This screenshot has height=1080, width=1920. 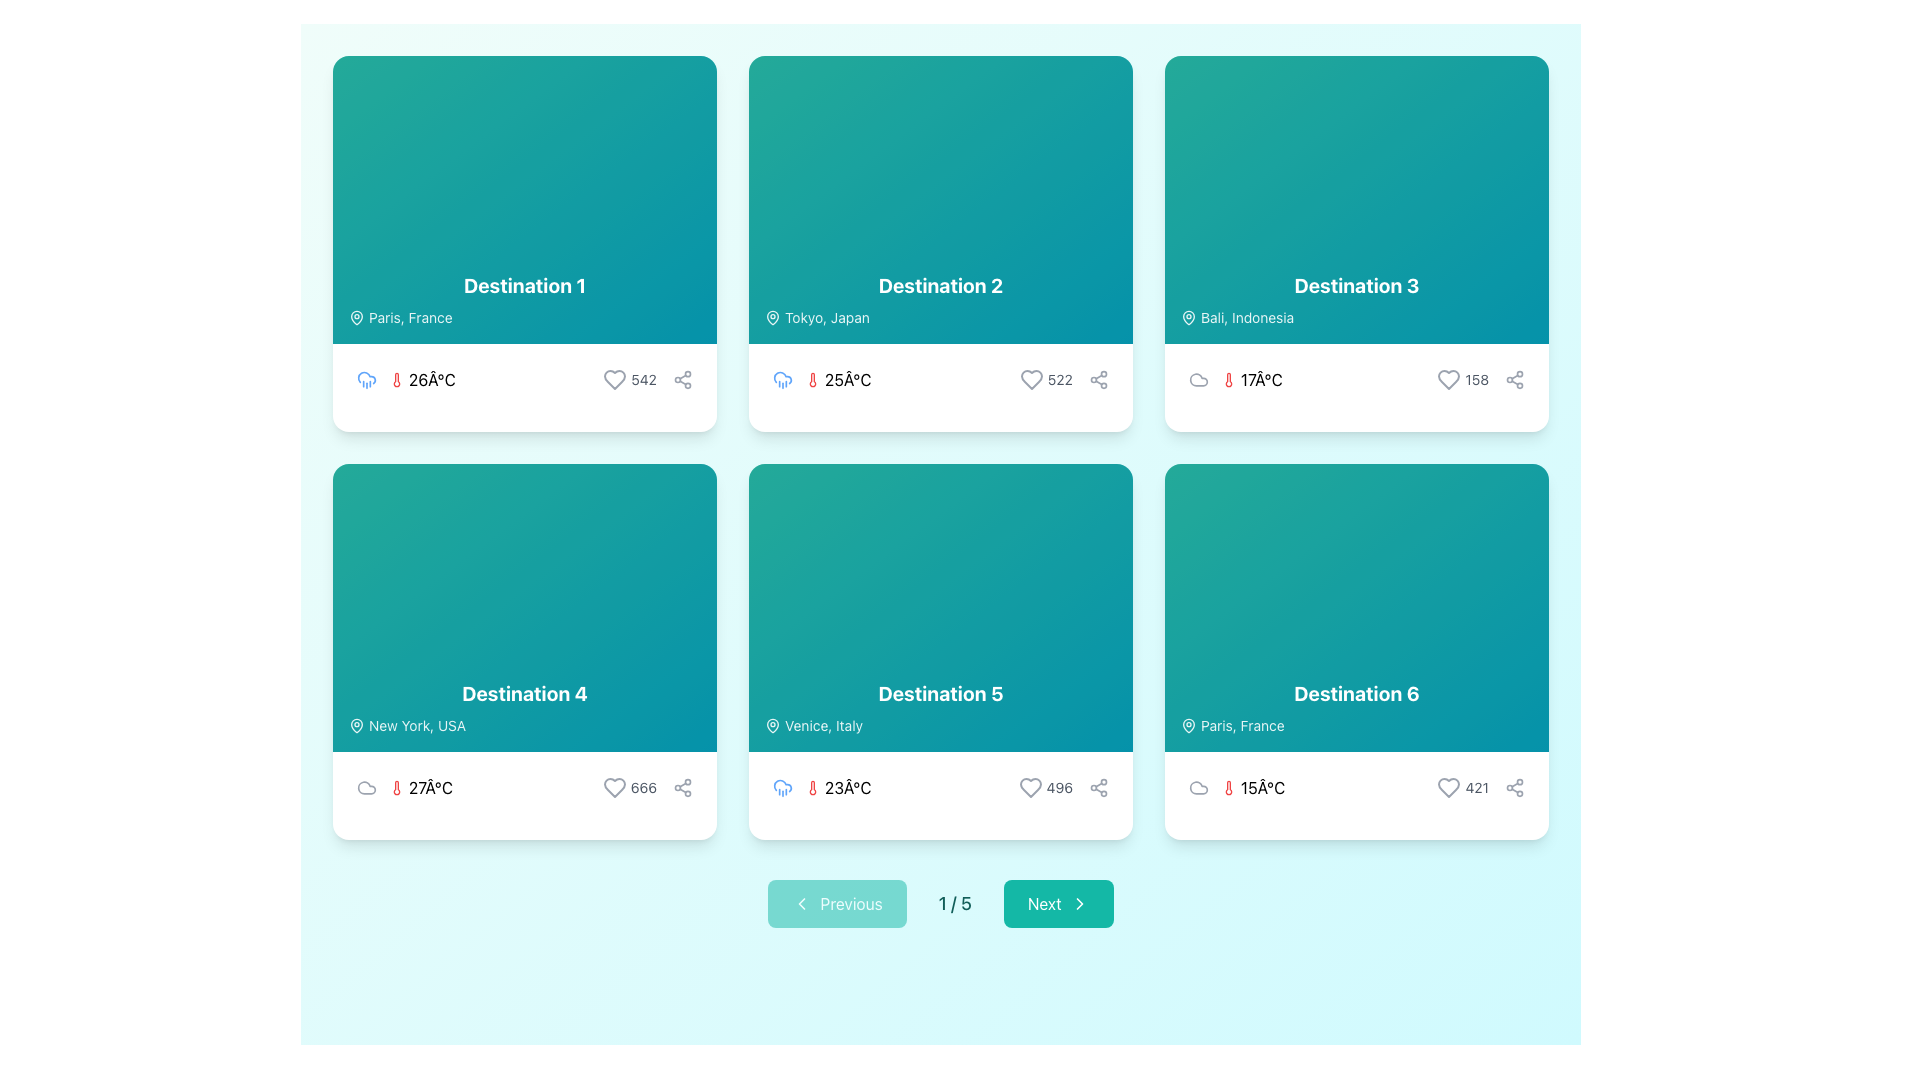 What do you see at coordinates (644, 380) in the screenshot?
I see `the label displaying the count of likes or favorites located in the bottom-right section of Destination 1 card, adjacent to the heart icon` at bounding box center [644, 380].